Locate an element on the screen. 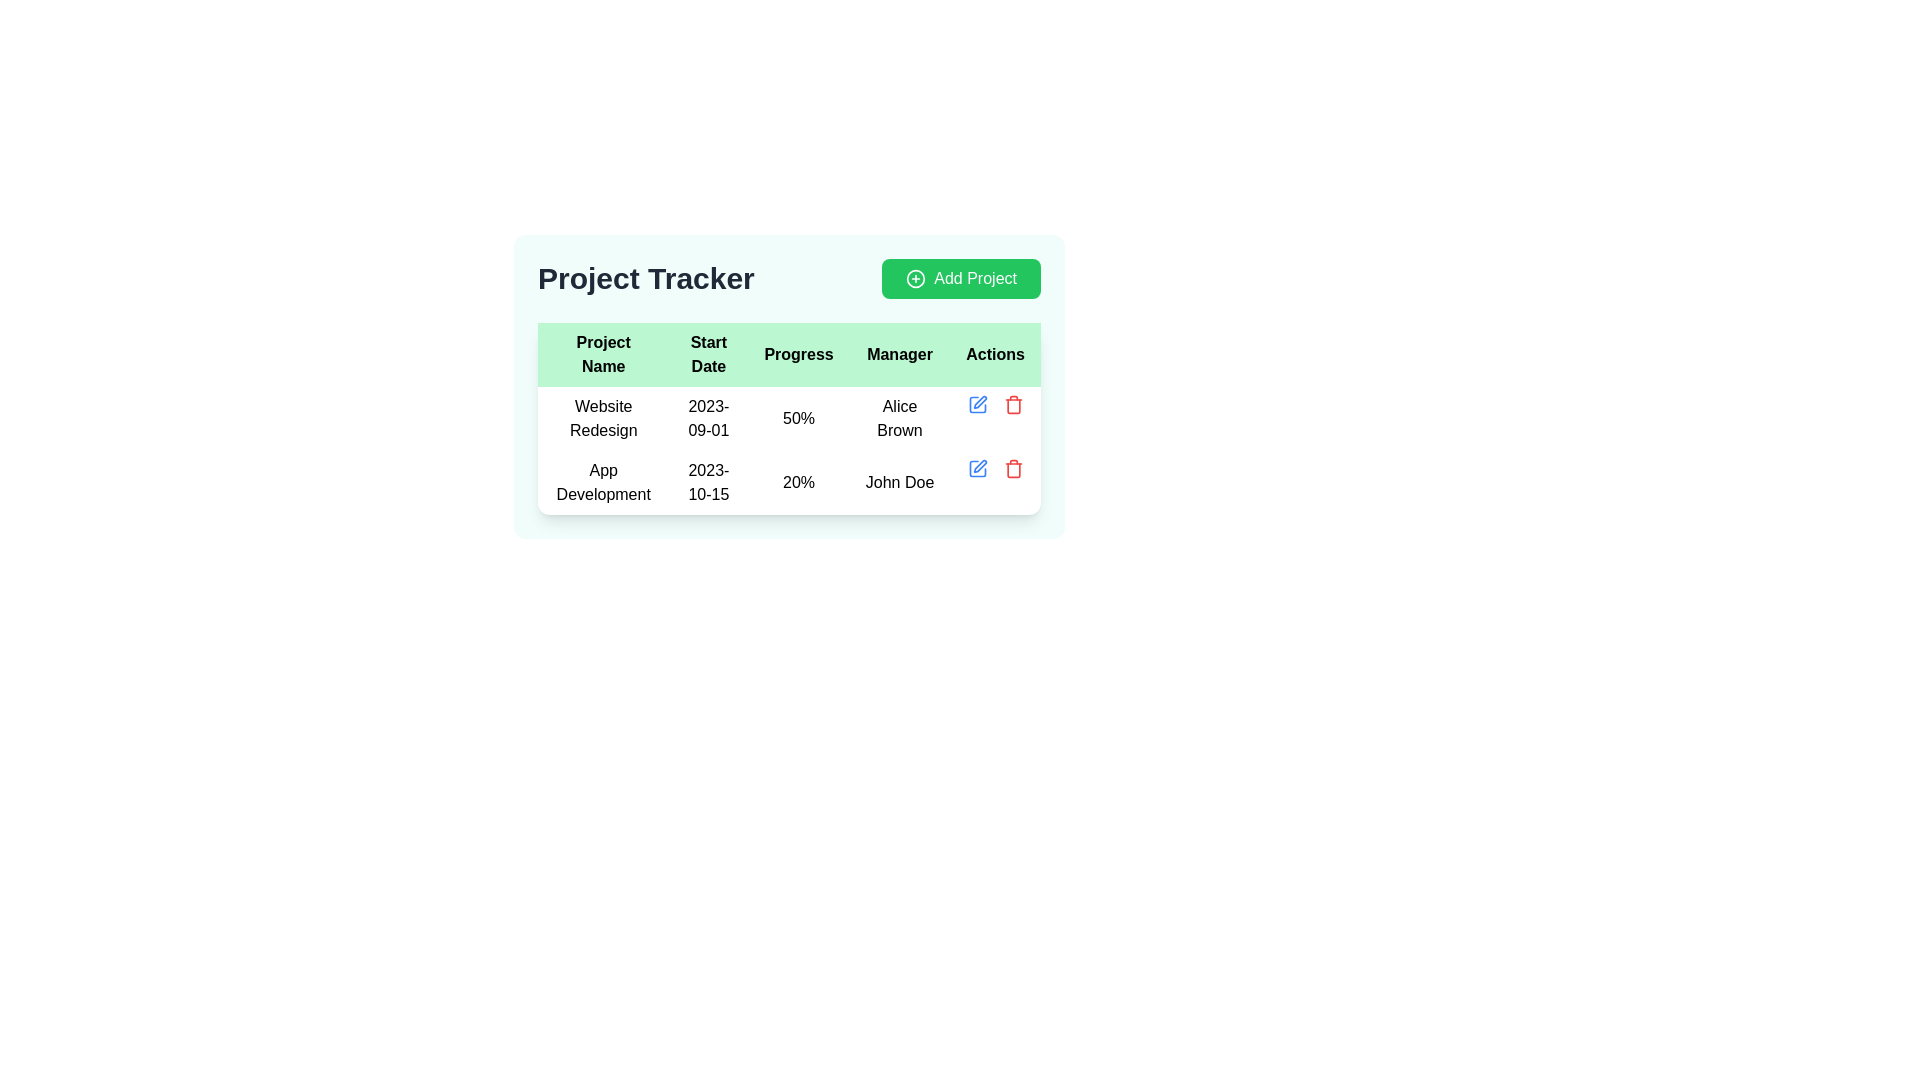  'Start Date' text label, which is displayed in bold black font in the green header row of a table, positioned as the second column label is located at coordinates (708, 353).